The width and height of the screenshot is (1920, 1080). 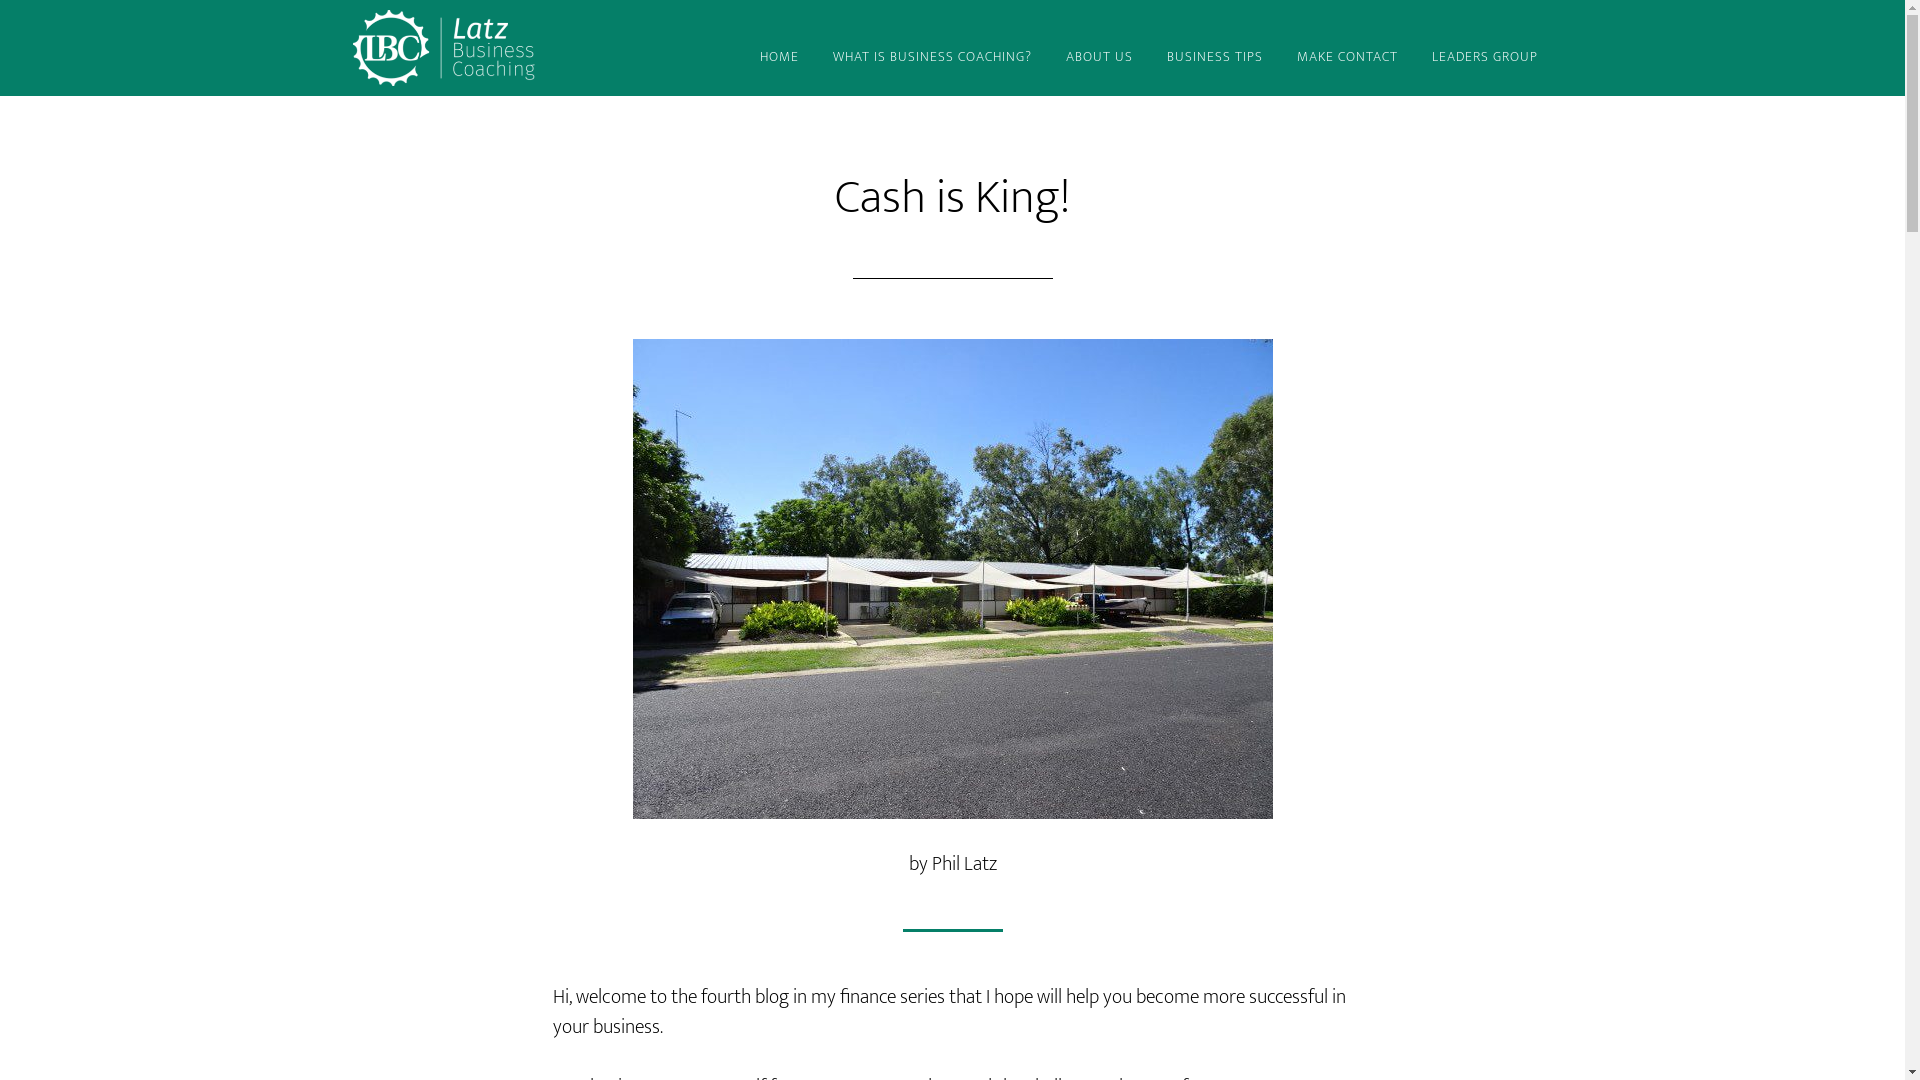 I want to click on 'HOME', so click(x=743, y=56).